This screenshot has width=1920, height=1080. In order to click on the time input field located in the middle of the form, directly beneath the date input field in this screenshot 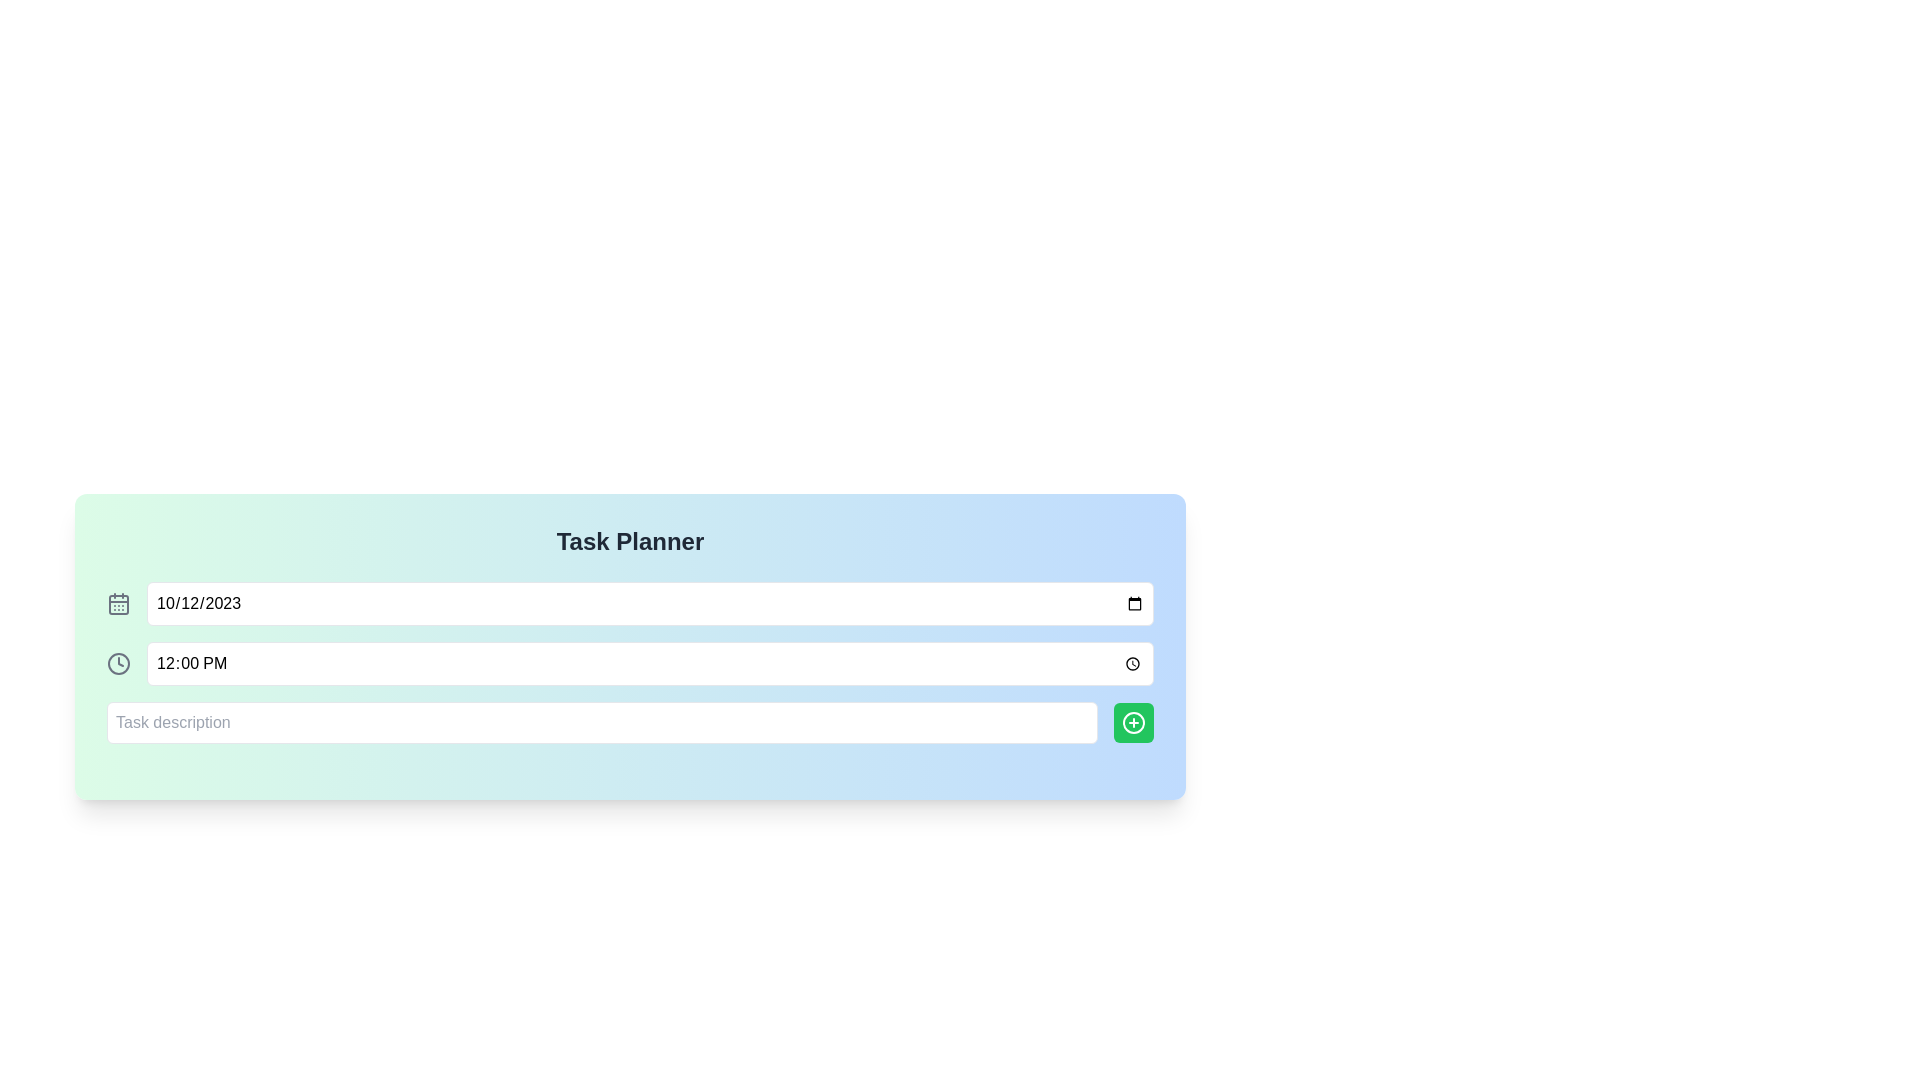, I will do `click(650, 663)`.